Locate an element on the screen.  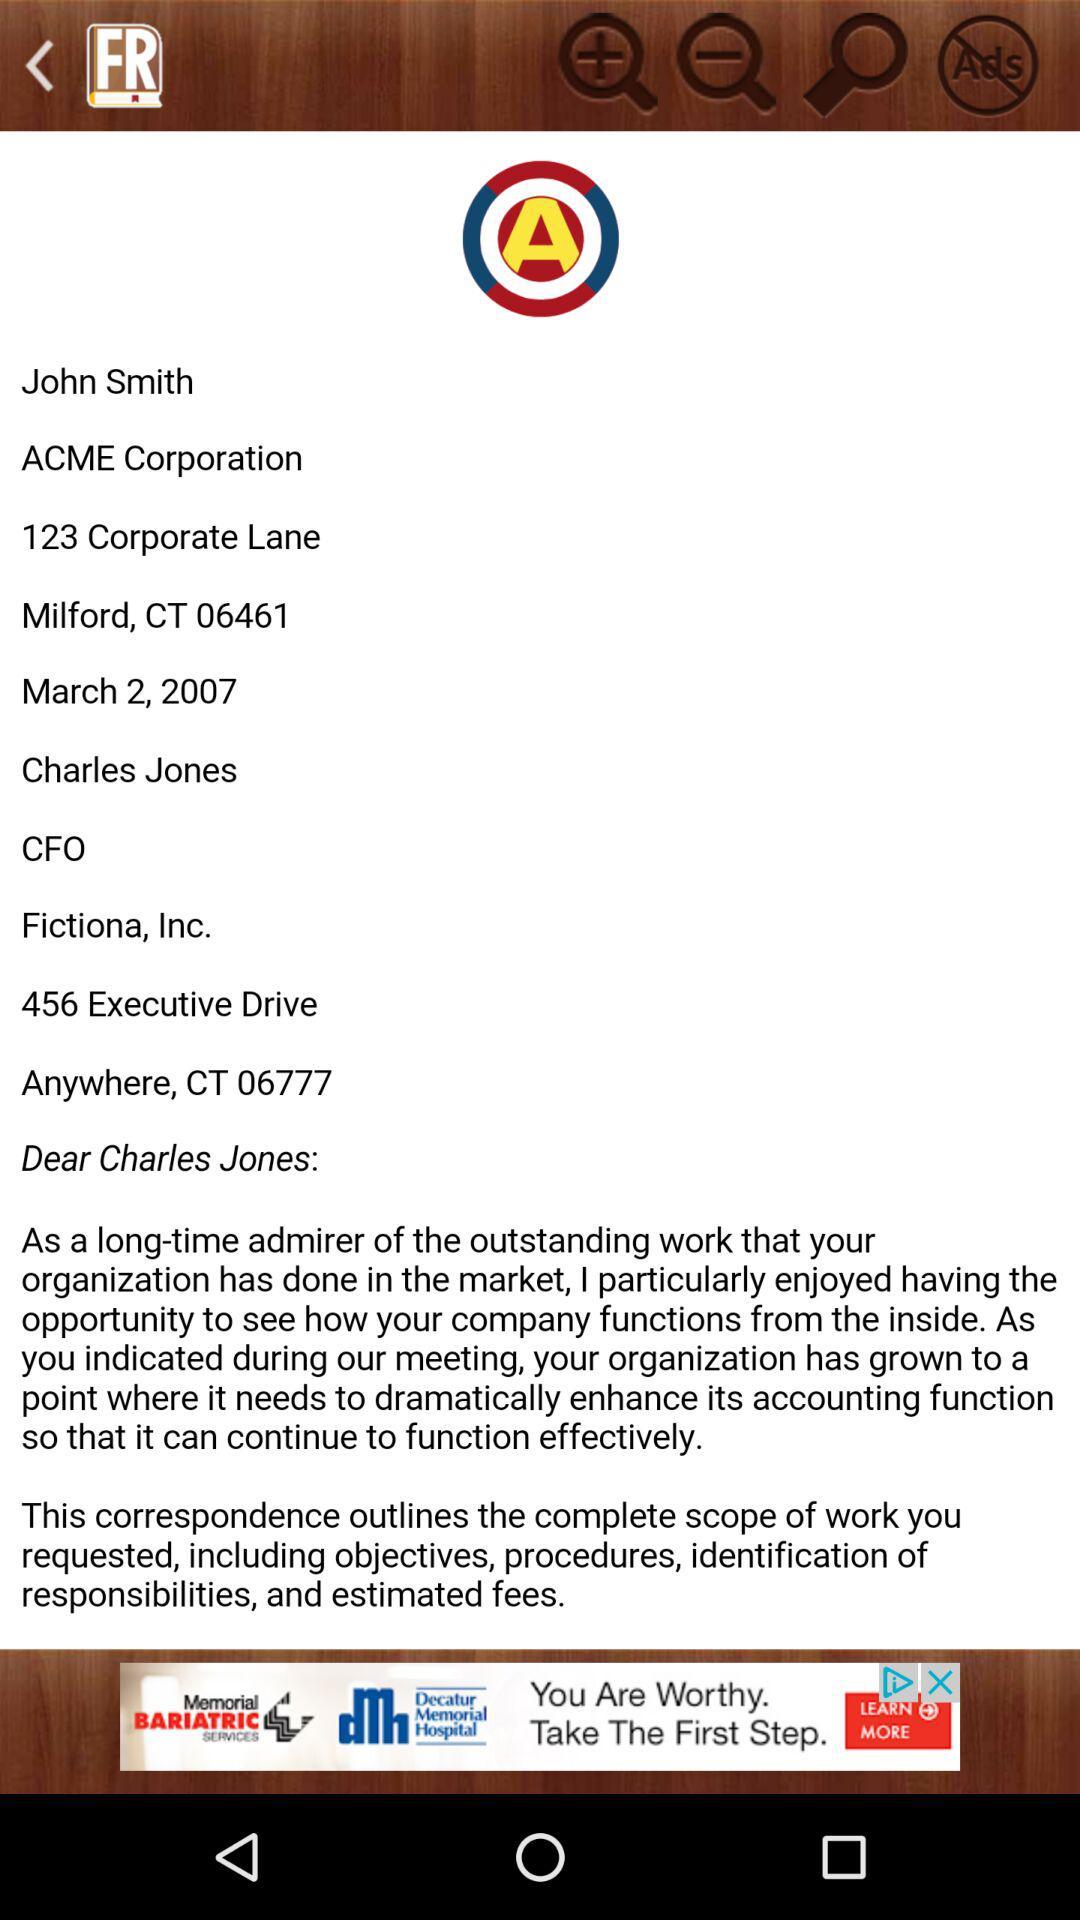
add button is located at coordinates (604, 65).